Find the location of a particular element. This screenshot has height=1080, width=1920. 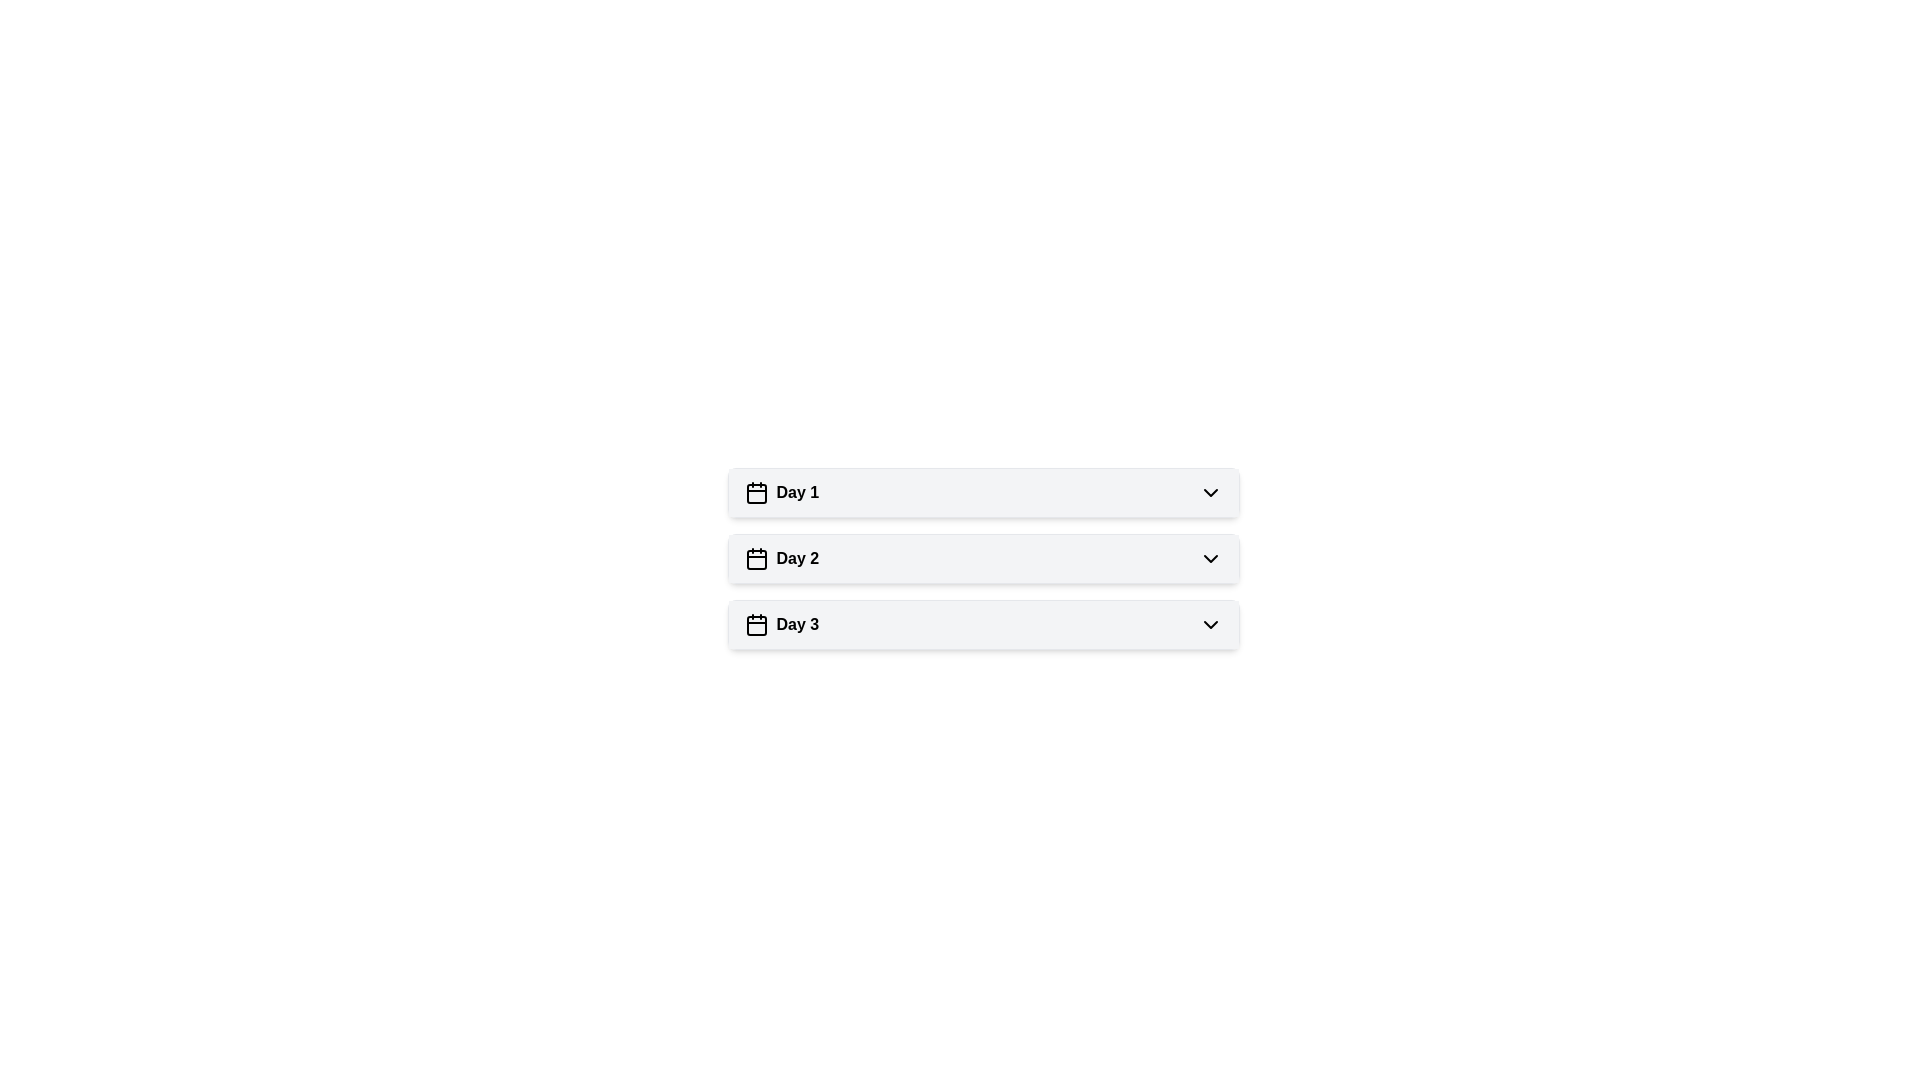

text content of the text label displaying 'Day 3' in bold, black font, located in the third entry of a vertically arranged list, with a calendar icon to its left and a dropdown arrow to its right is located at coordinates (796, 623).